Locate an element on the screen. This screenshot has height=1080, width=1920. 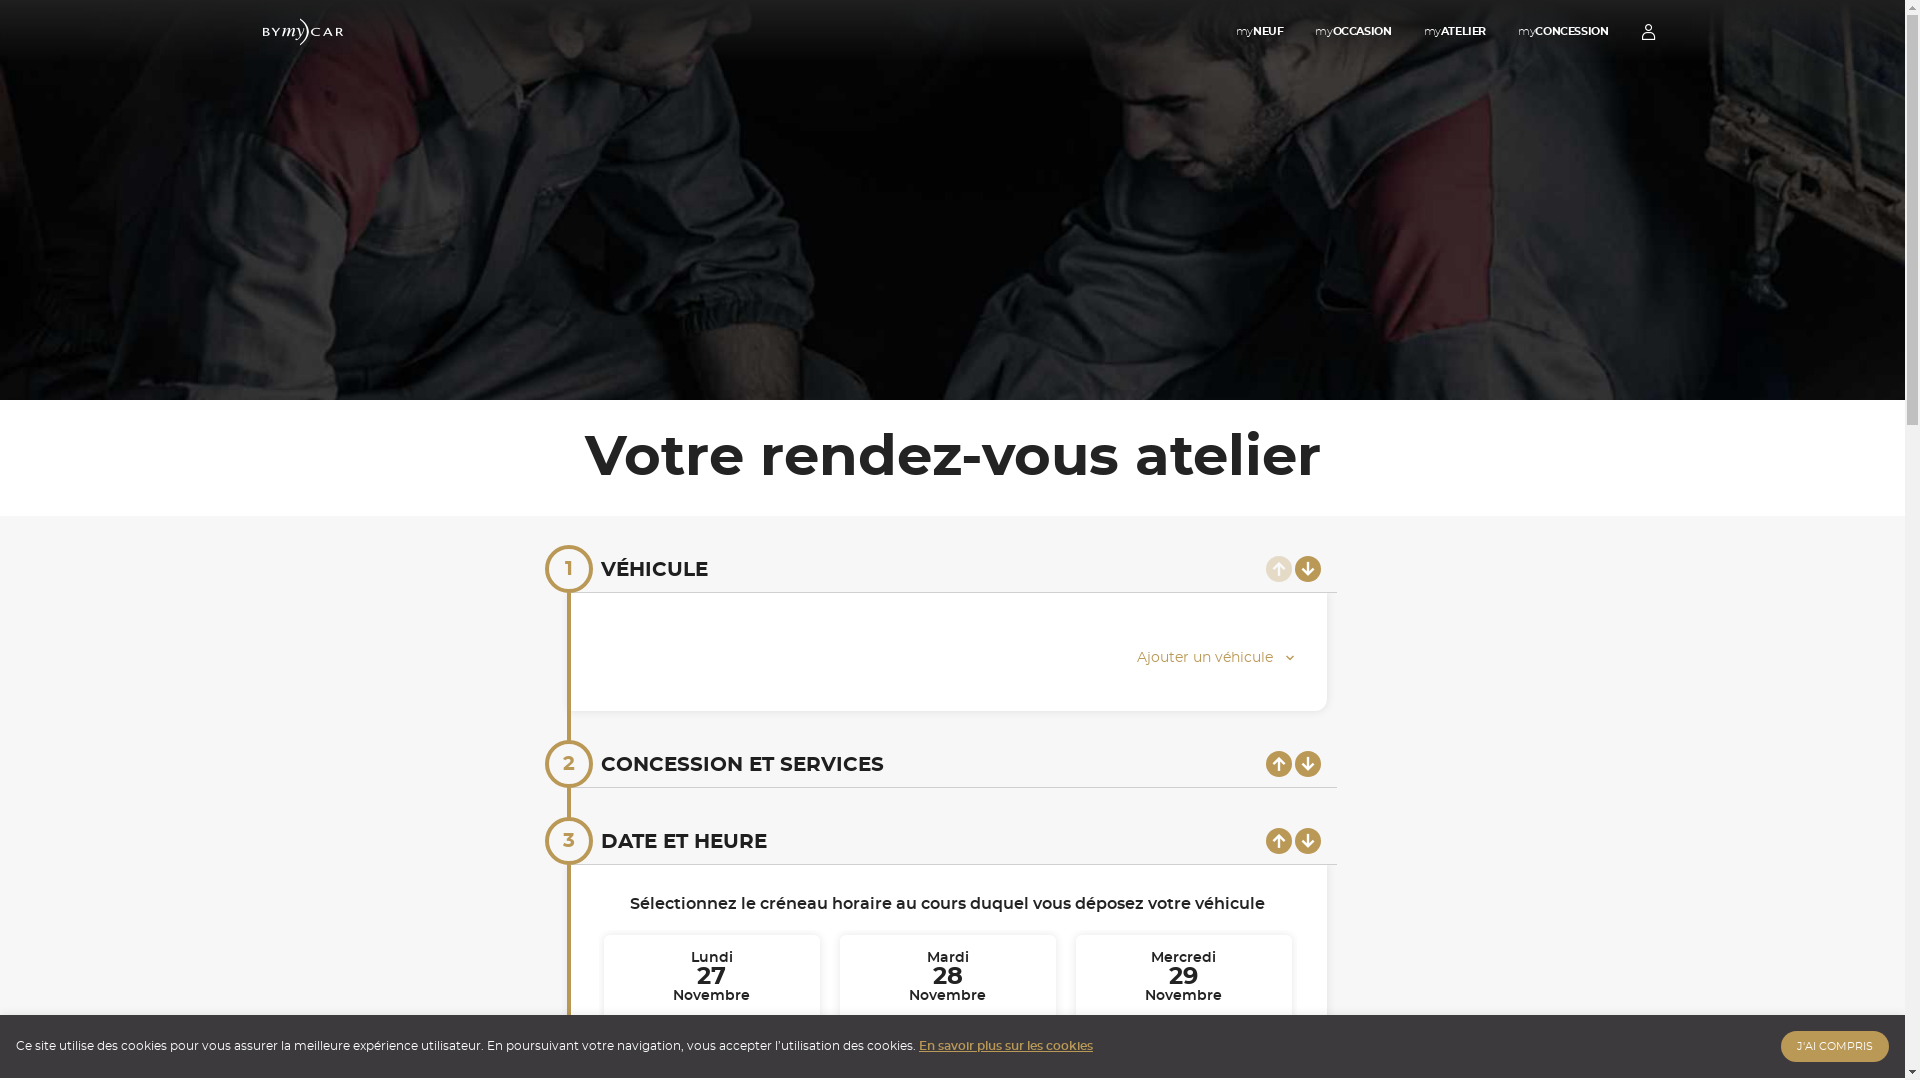
'1' is located at coordinates (566, 569).